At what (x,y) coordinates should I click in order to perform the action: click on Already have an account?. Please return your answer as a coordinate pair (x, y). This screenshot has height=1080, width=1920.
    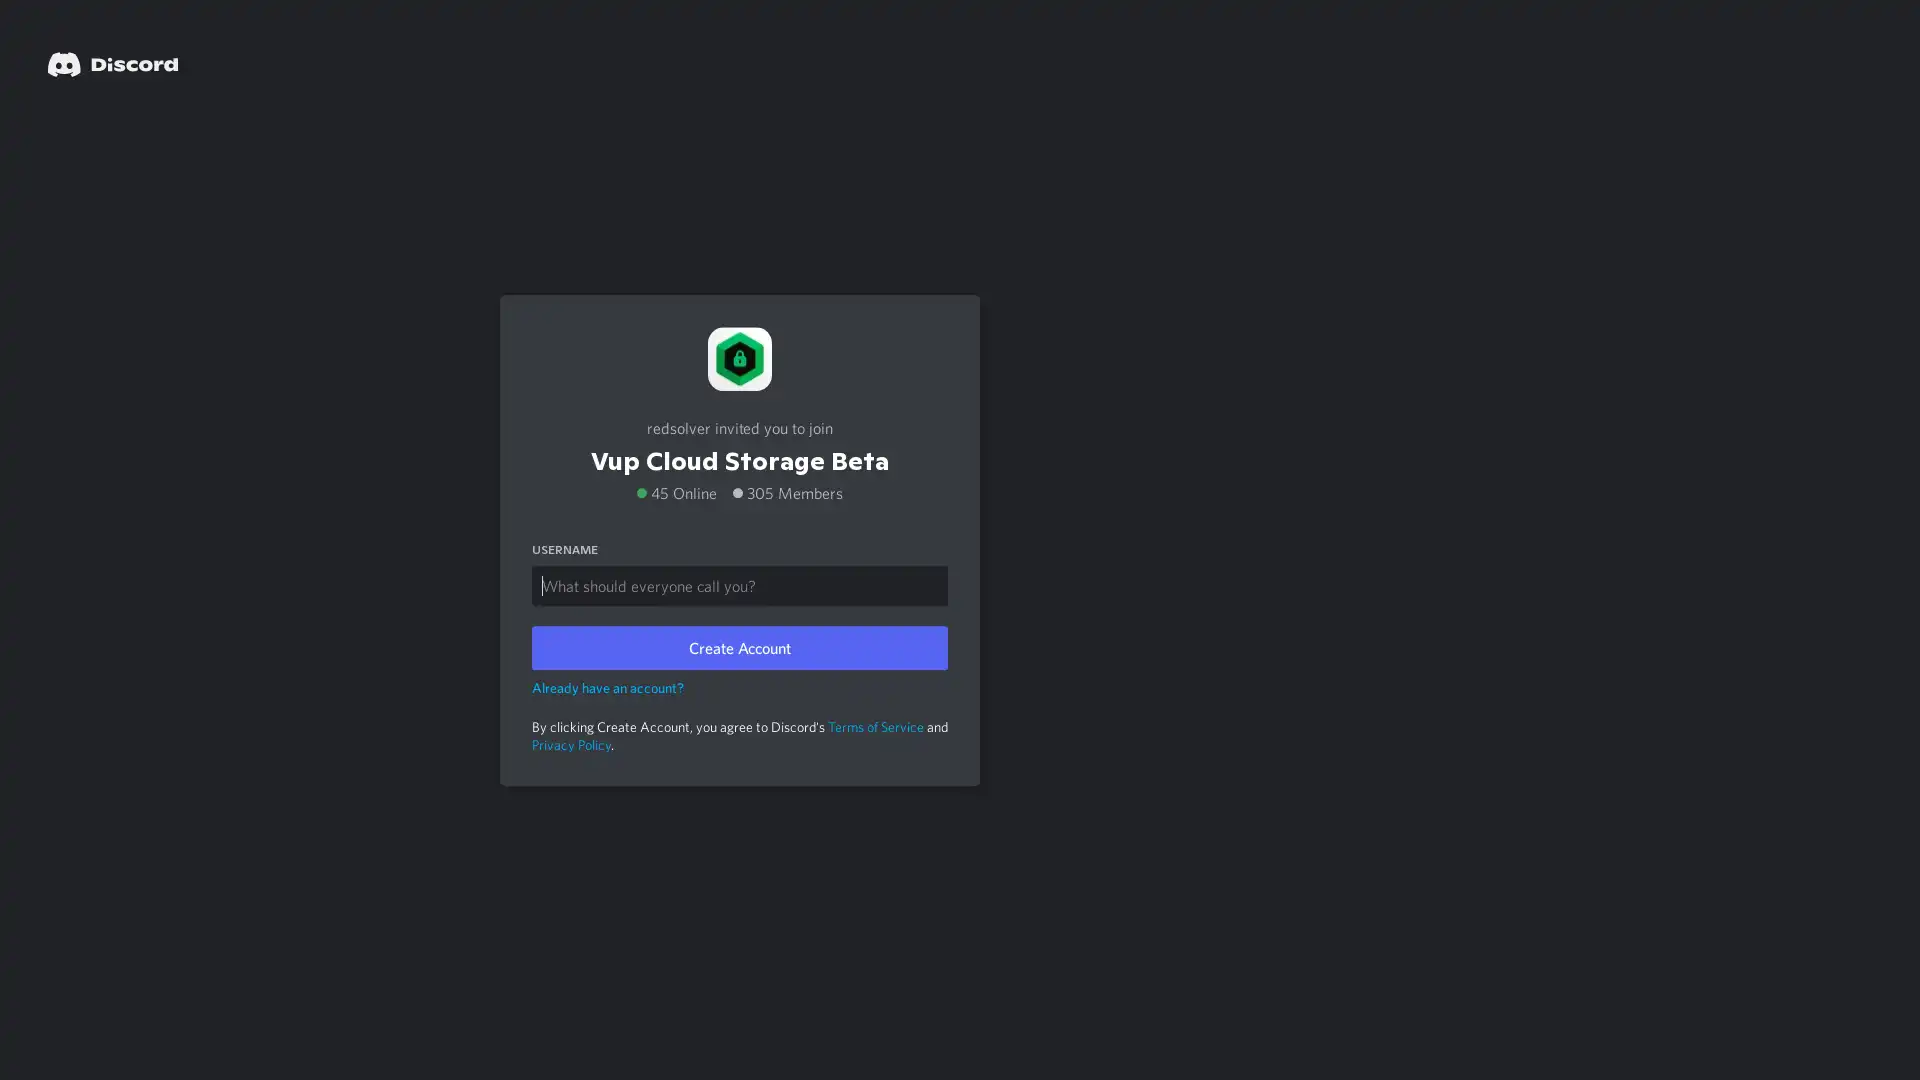
    Looking at the image, I should click on (607, 685).